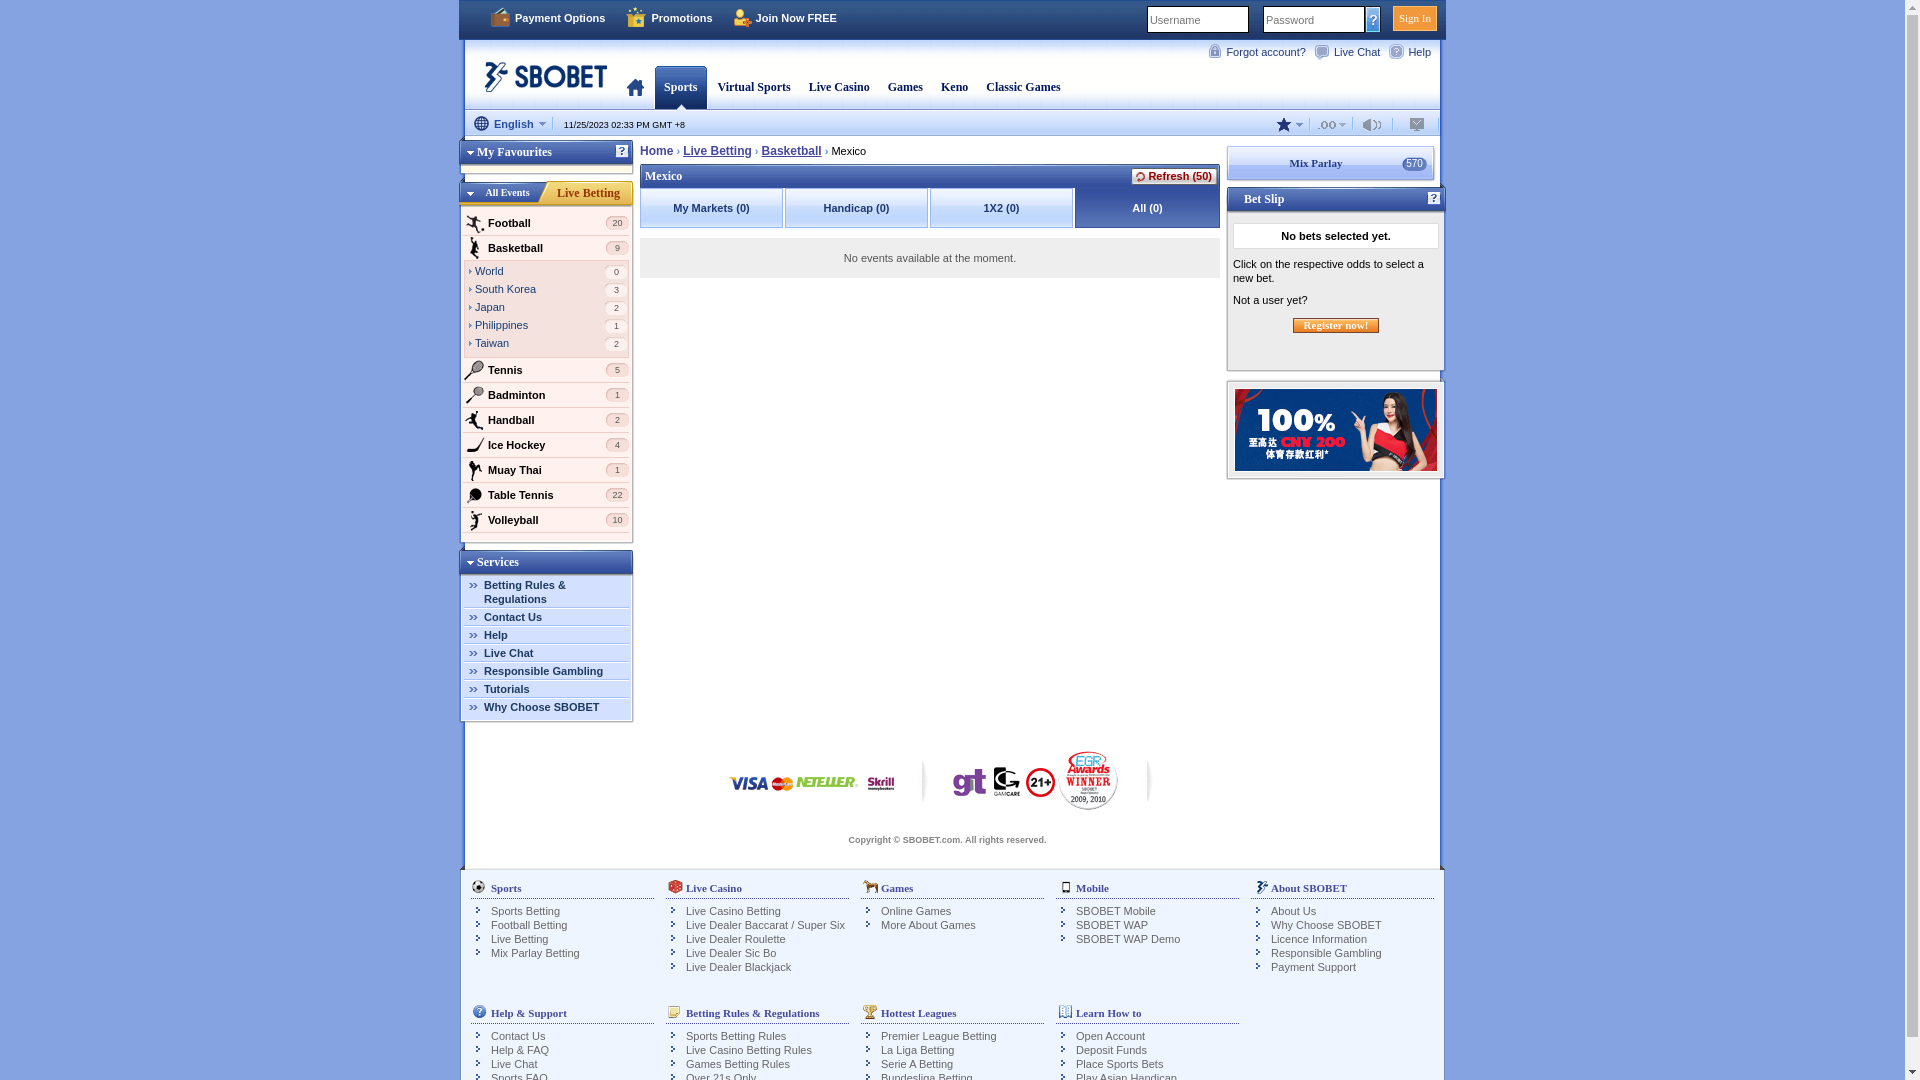 Image resolution: width=1920 pixels, height=1080 pixels. What do you see at coordinates (826, 792) in the screenshot?
I see `'Payment by NETELLER'` at bounding box center [826, 792].